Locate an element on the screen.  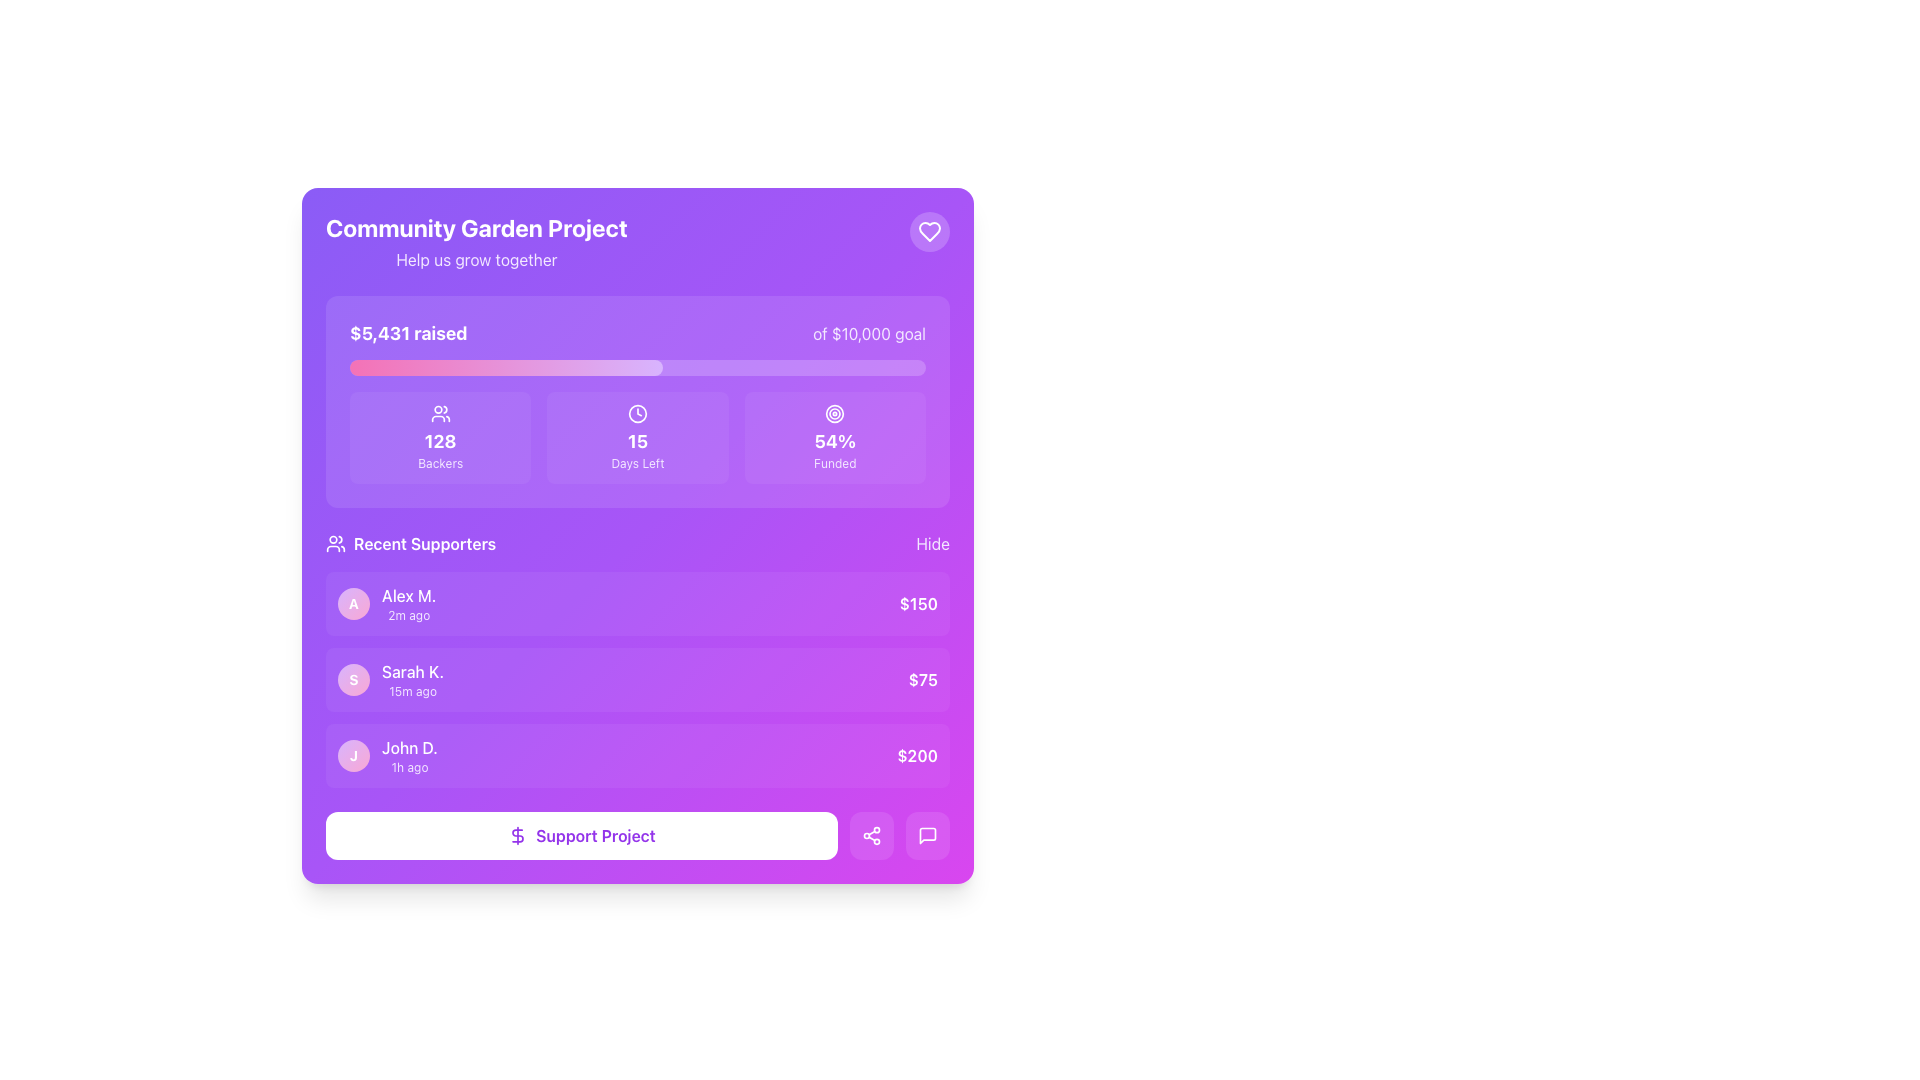
the bold, white-colored numeric text '128' displayed prominently on a purple background, located within the 'Community Garden Project' card, above the label 'Backers' is located at coordinates (439, 441).